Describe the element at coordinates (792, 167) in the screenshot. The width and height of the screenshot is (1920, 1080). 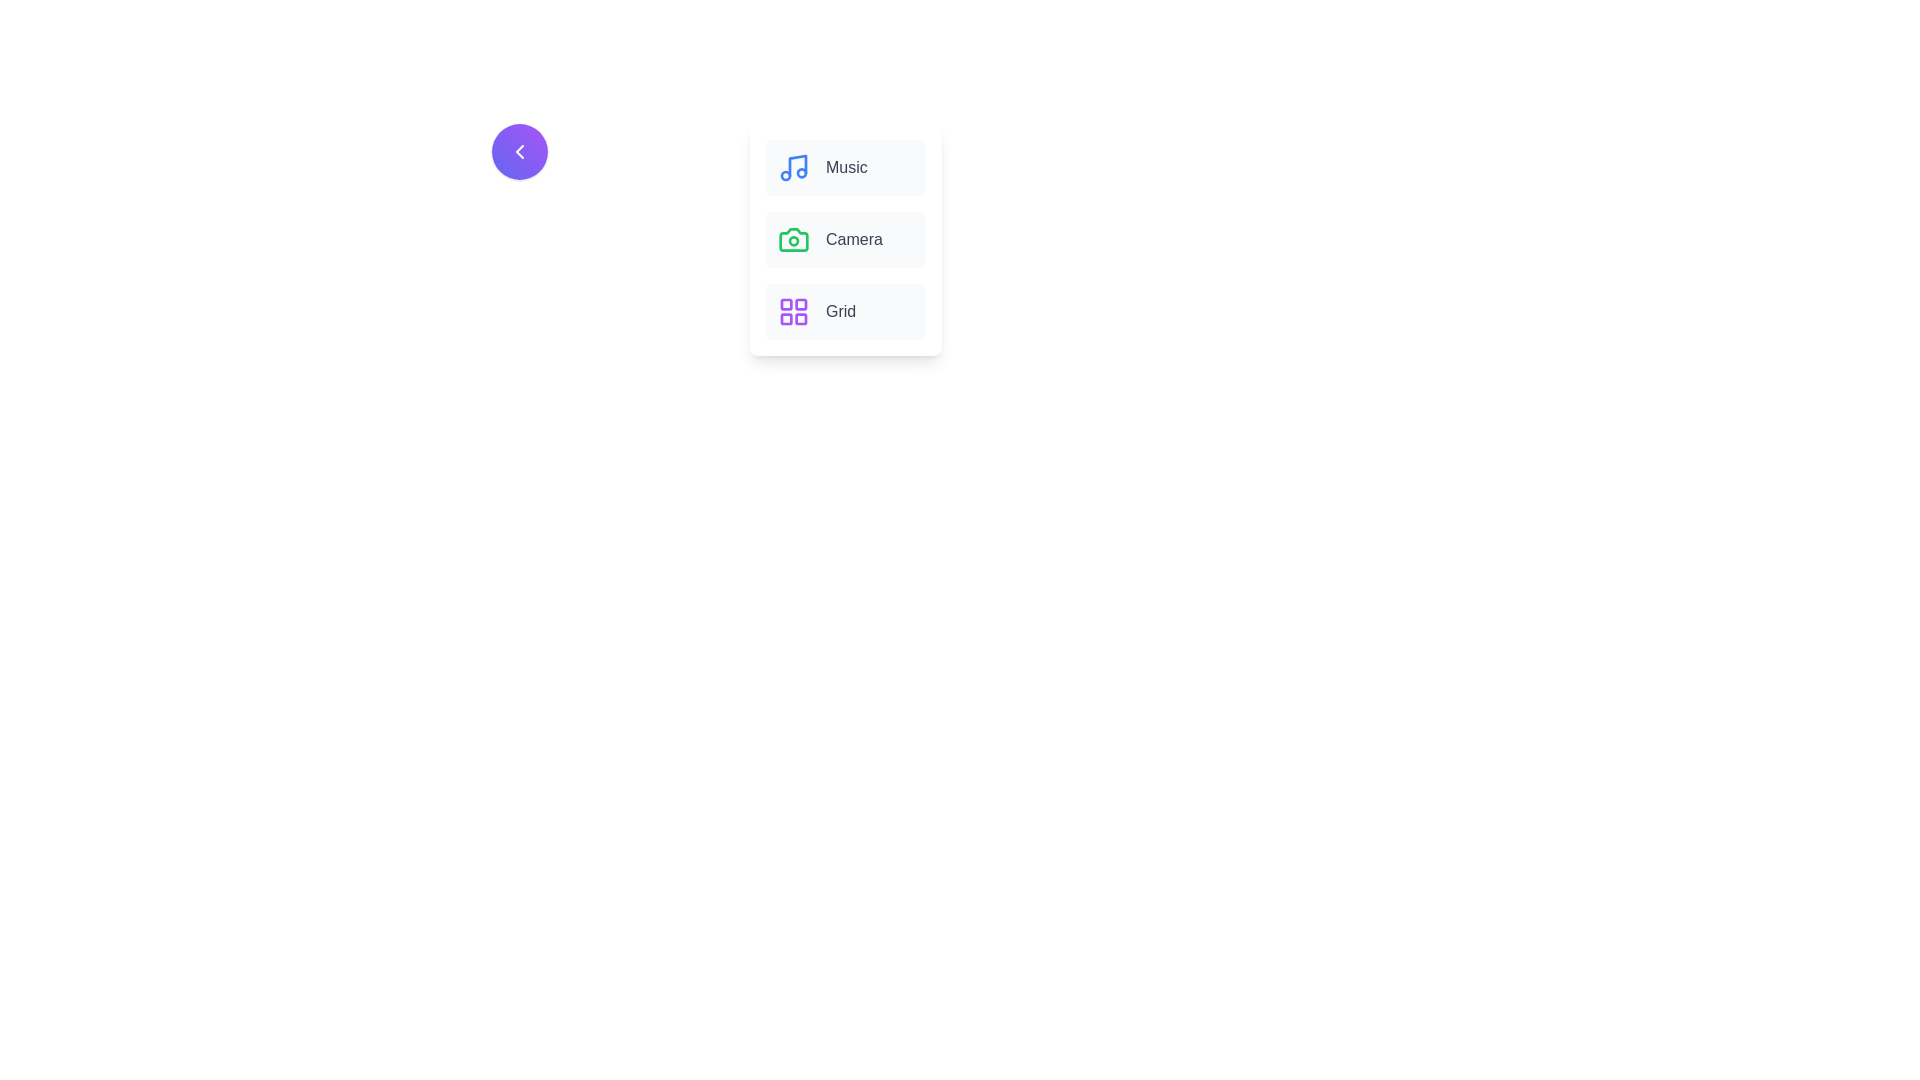
I see `the icon of the menu item labeled Music` at that location.